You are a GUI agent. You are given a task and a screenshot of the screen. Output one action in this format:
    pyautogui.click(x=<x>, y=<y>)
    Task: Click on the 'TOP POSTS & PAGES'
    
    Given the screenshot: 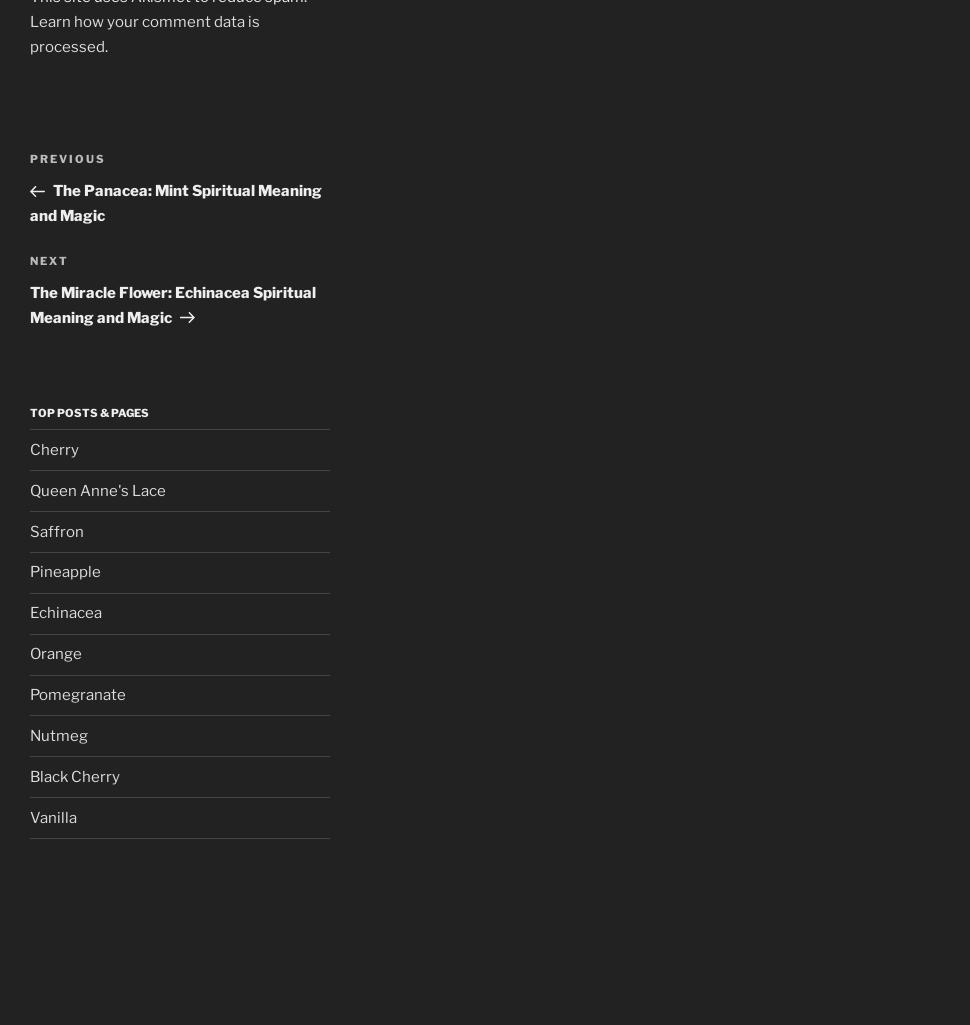 What is the action you would take?
    pyautogui.click(x=88, y=412)
    